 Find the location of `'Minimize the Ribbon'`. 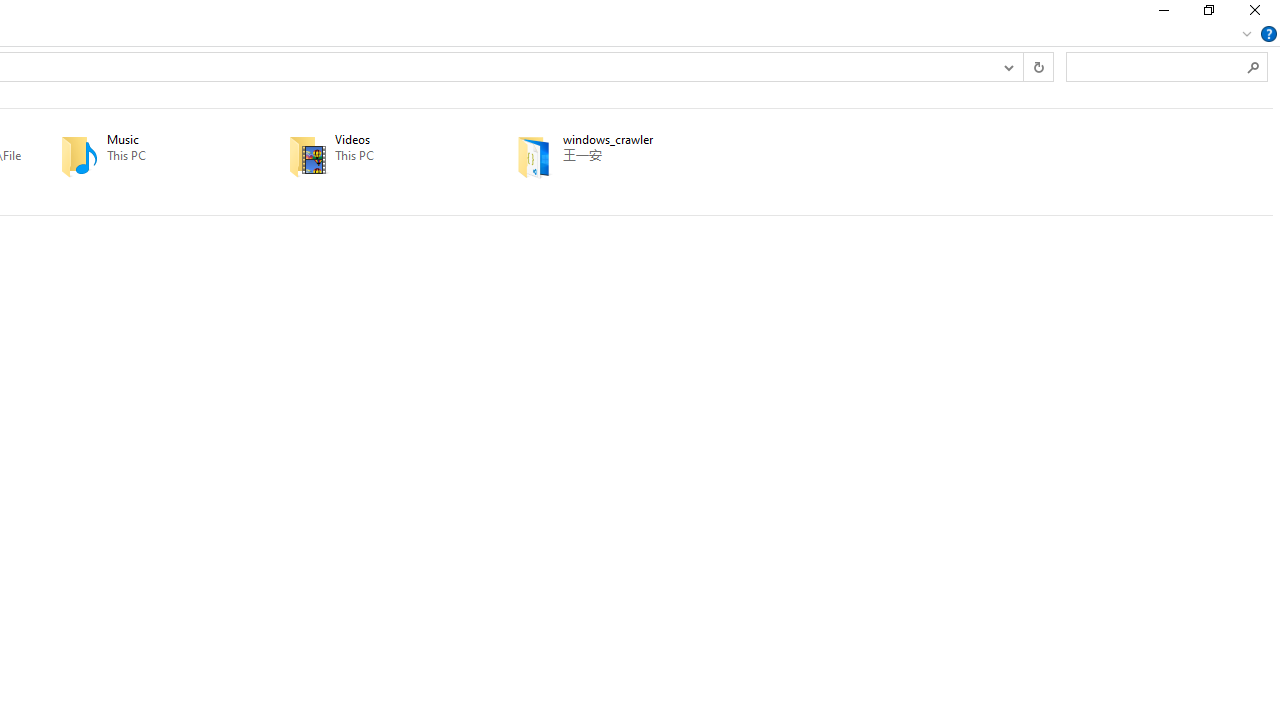

'Minimize the Ribbon' is located at coordinates (1246, 33).